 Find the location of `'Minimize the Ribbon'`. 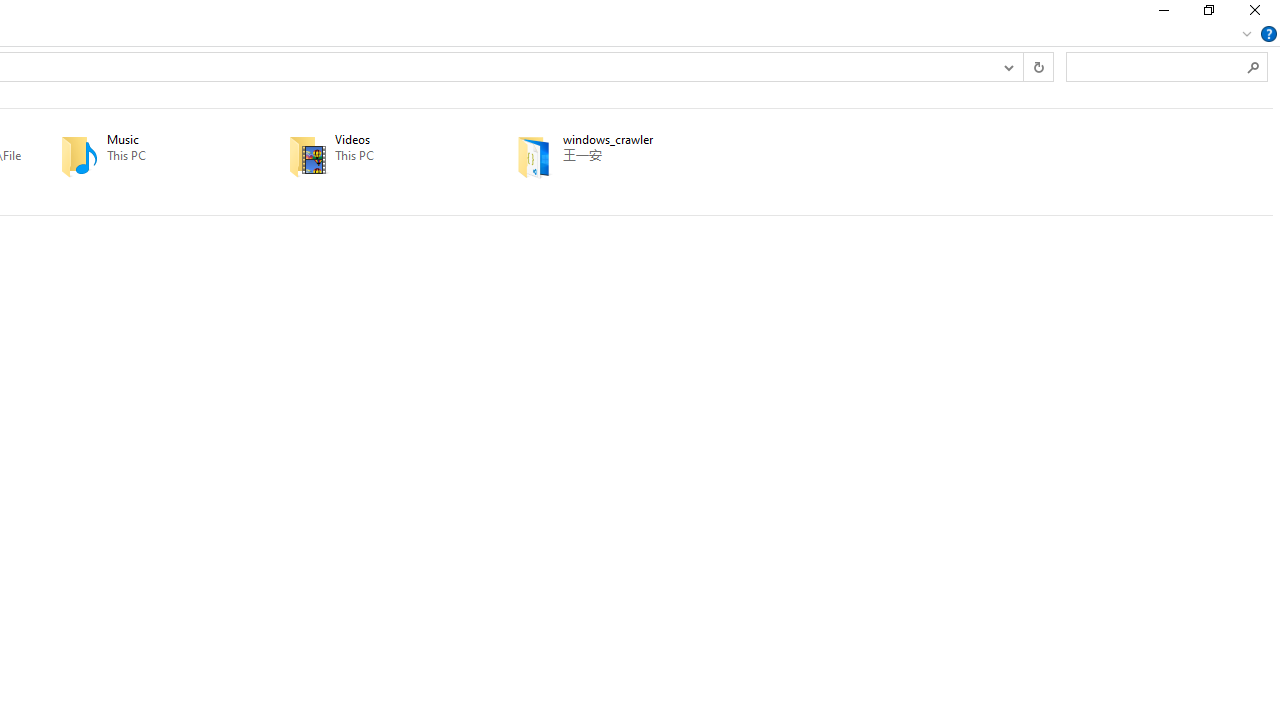

'Minimize the Ribbon' is located at coordinates (1246, 33).